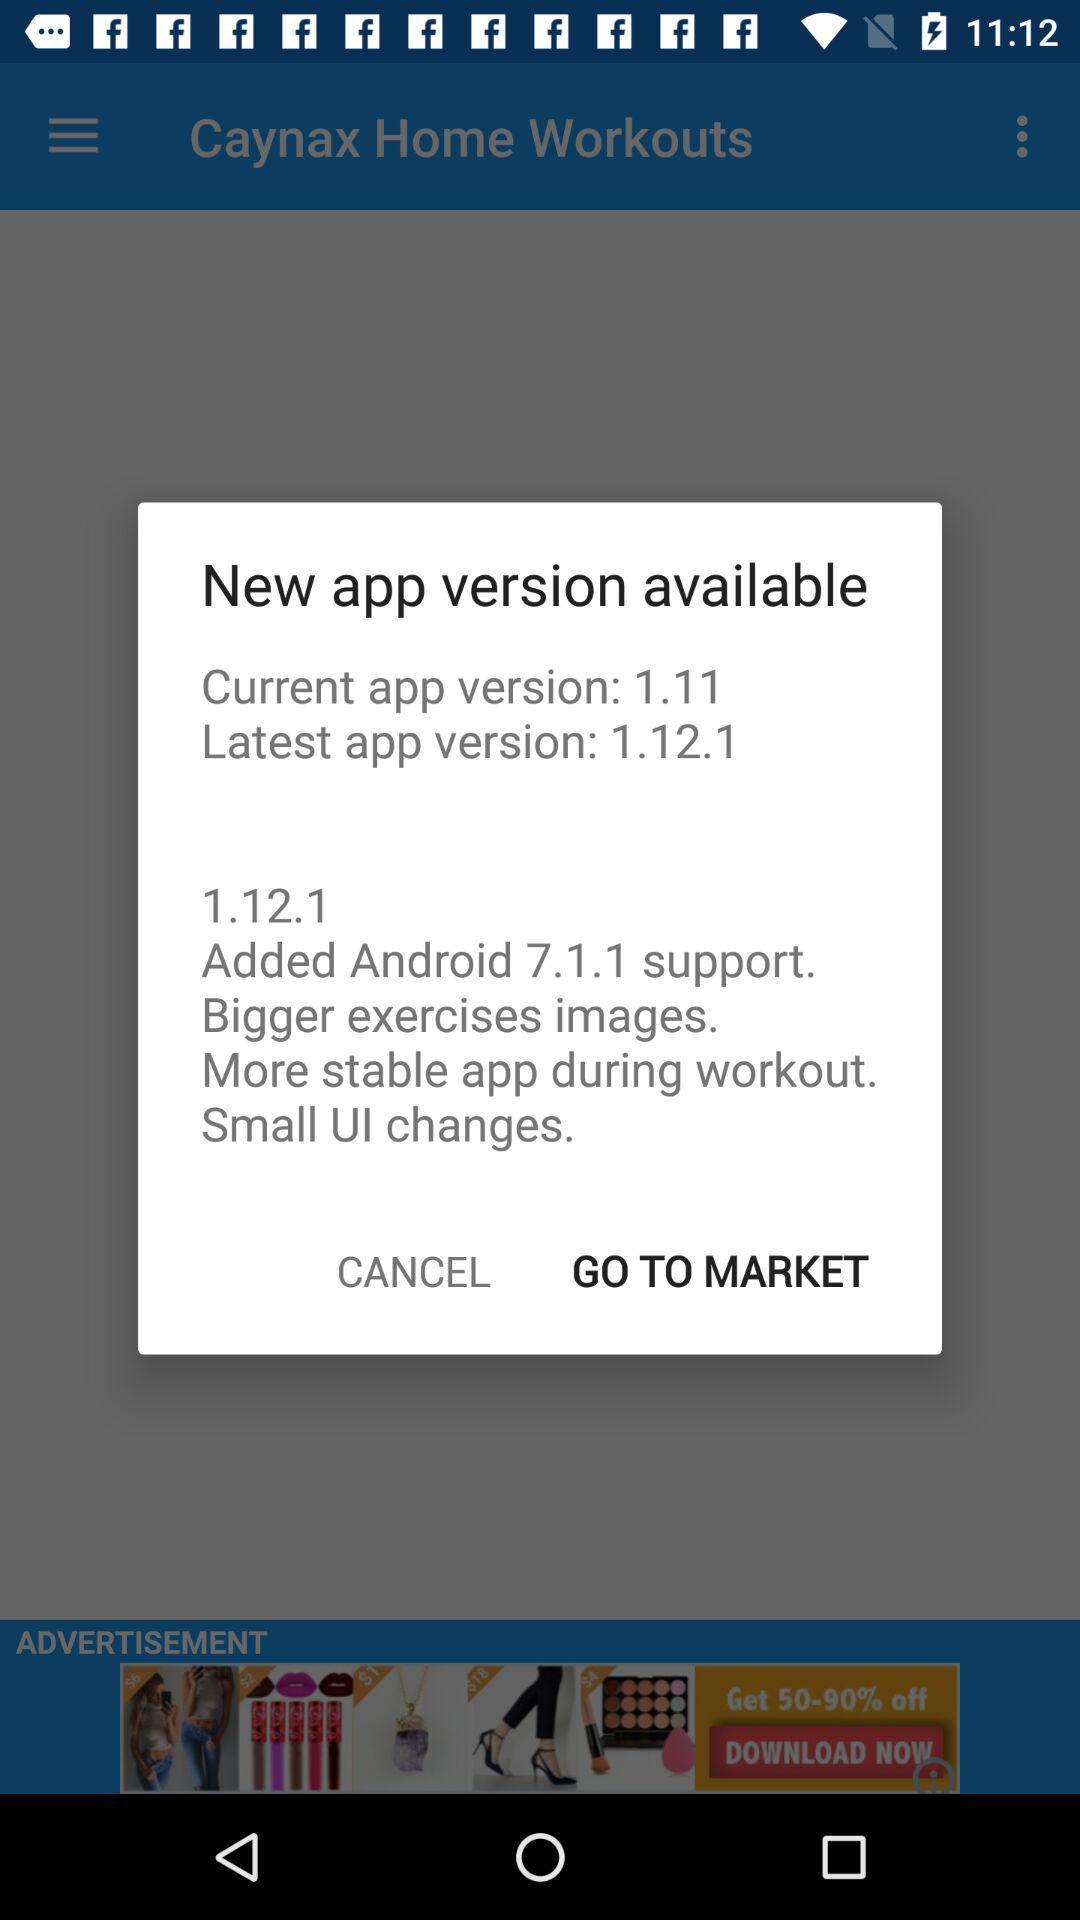 This screenshot has width=1080, height=1920. I want to click on the cancel icon, so click(412, 1269).